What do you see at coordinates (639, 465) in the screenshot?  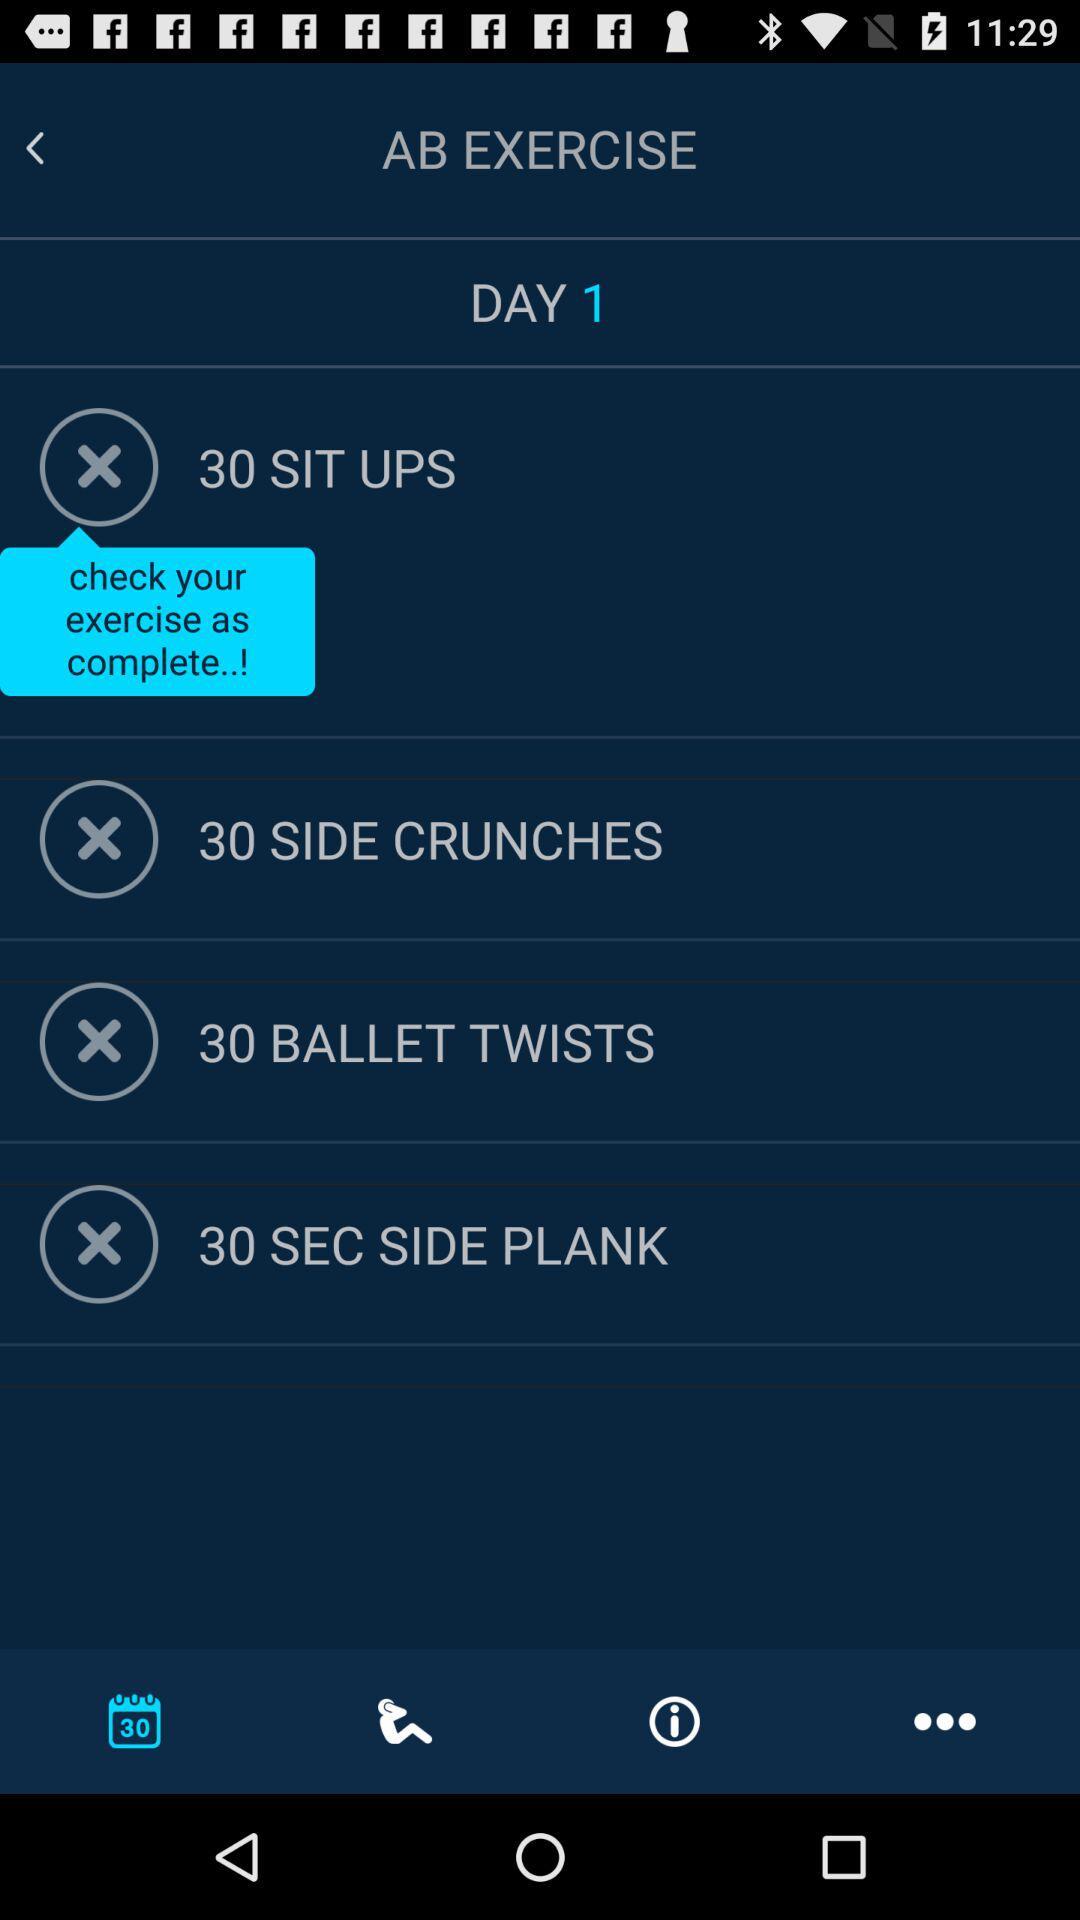 I see `30 sit ups icon` at bounding box center [639, 465].